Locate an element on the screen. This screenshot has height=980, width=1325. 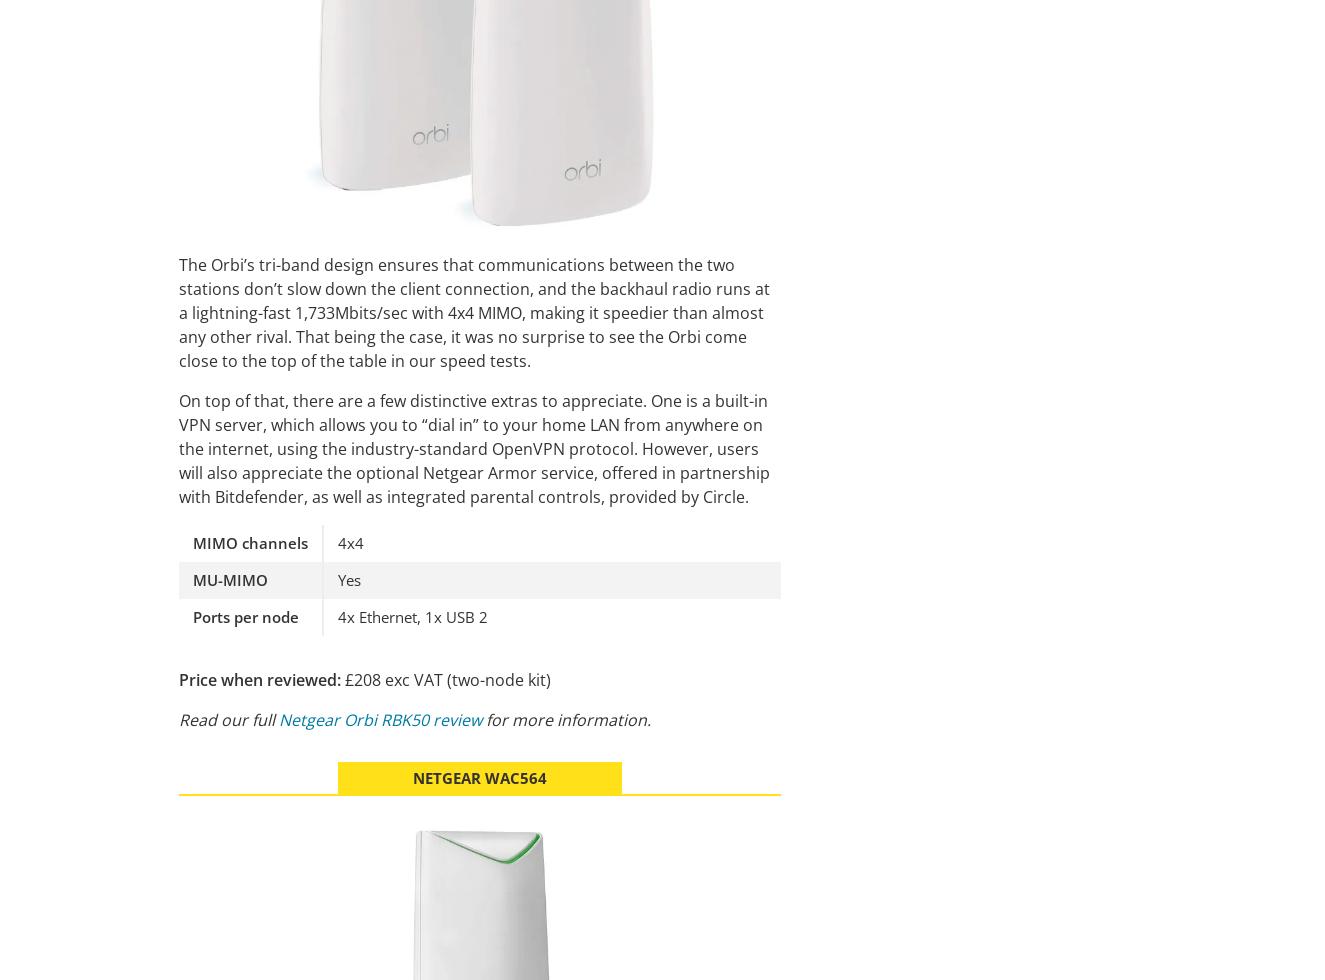
'4x Ethernet, 1x USB 2' is located at coordinates (413, 616).